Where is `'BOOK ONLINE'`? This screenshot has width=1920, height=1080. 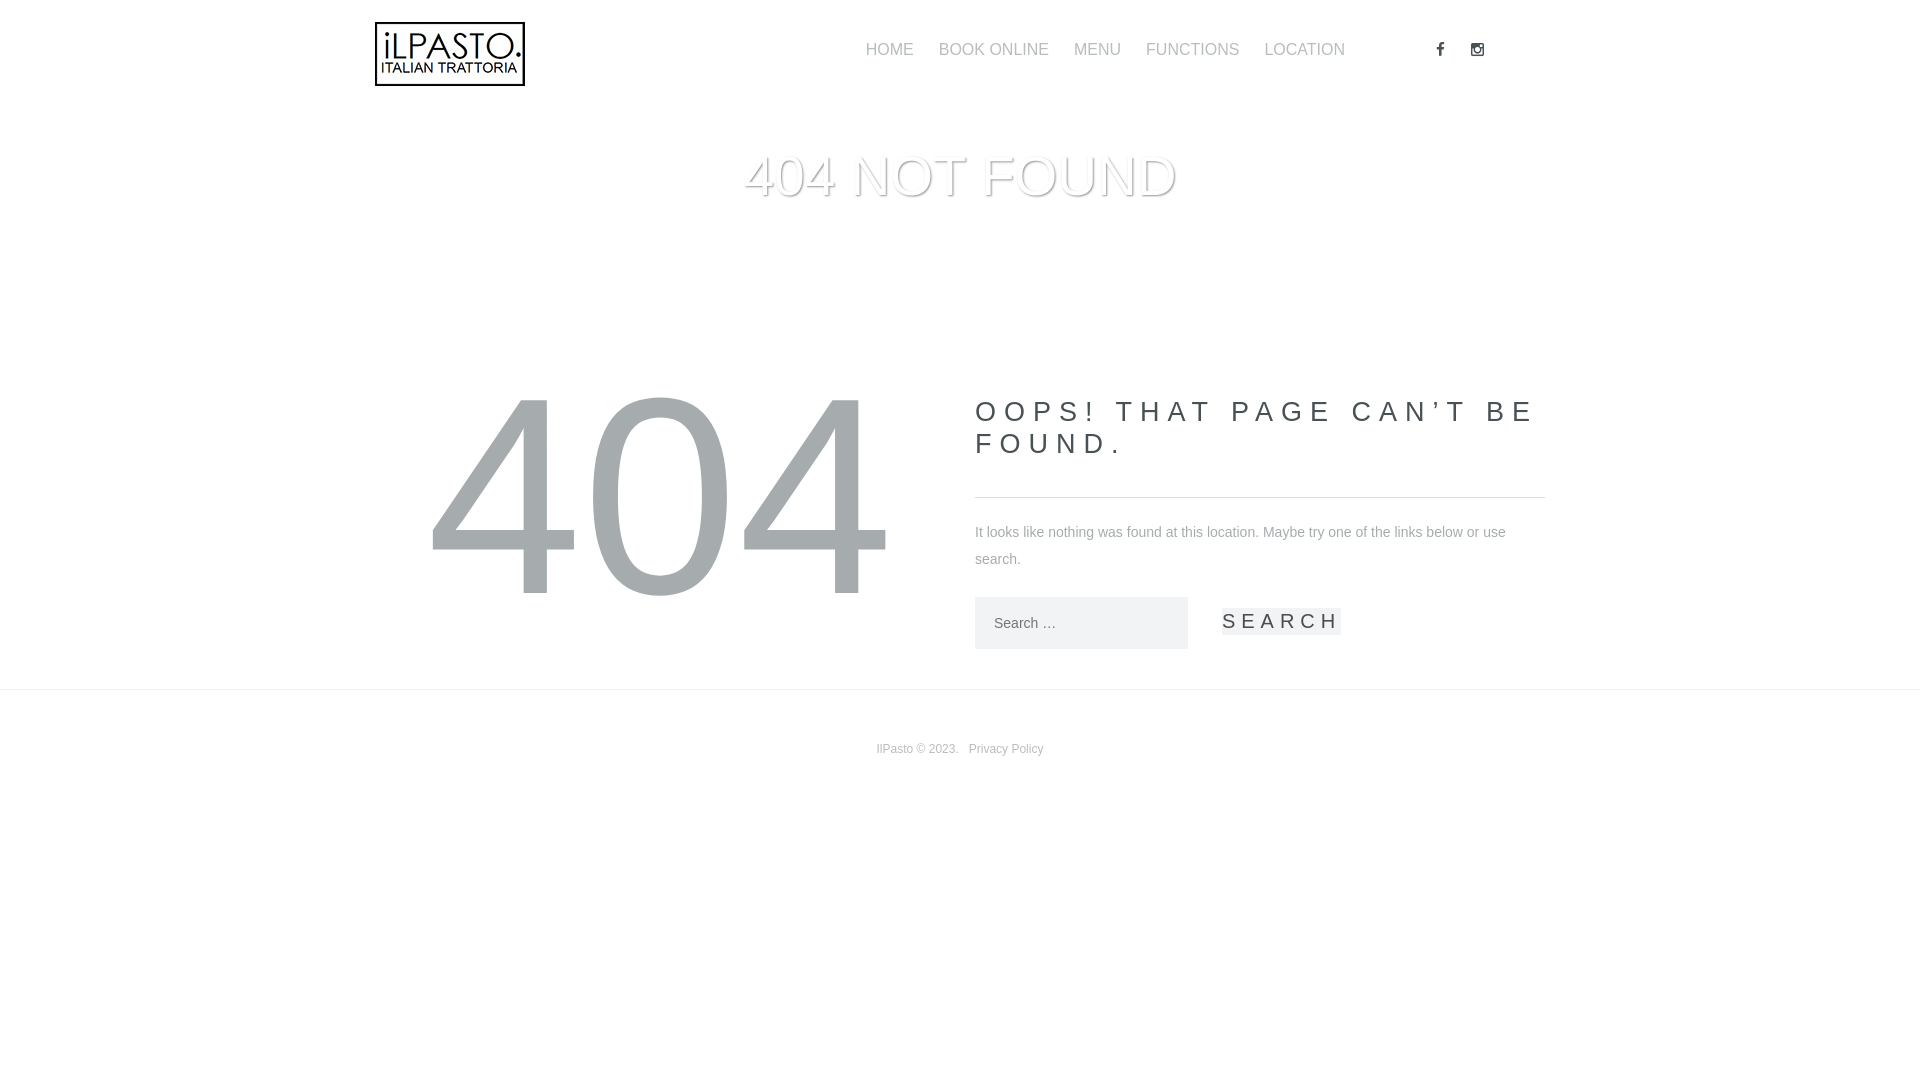 'BOOK ONLINE' is located at coordinates (938, 49).